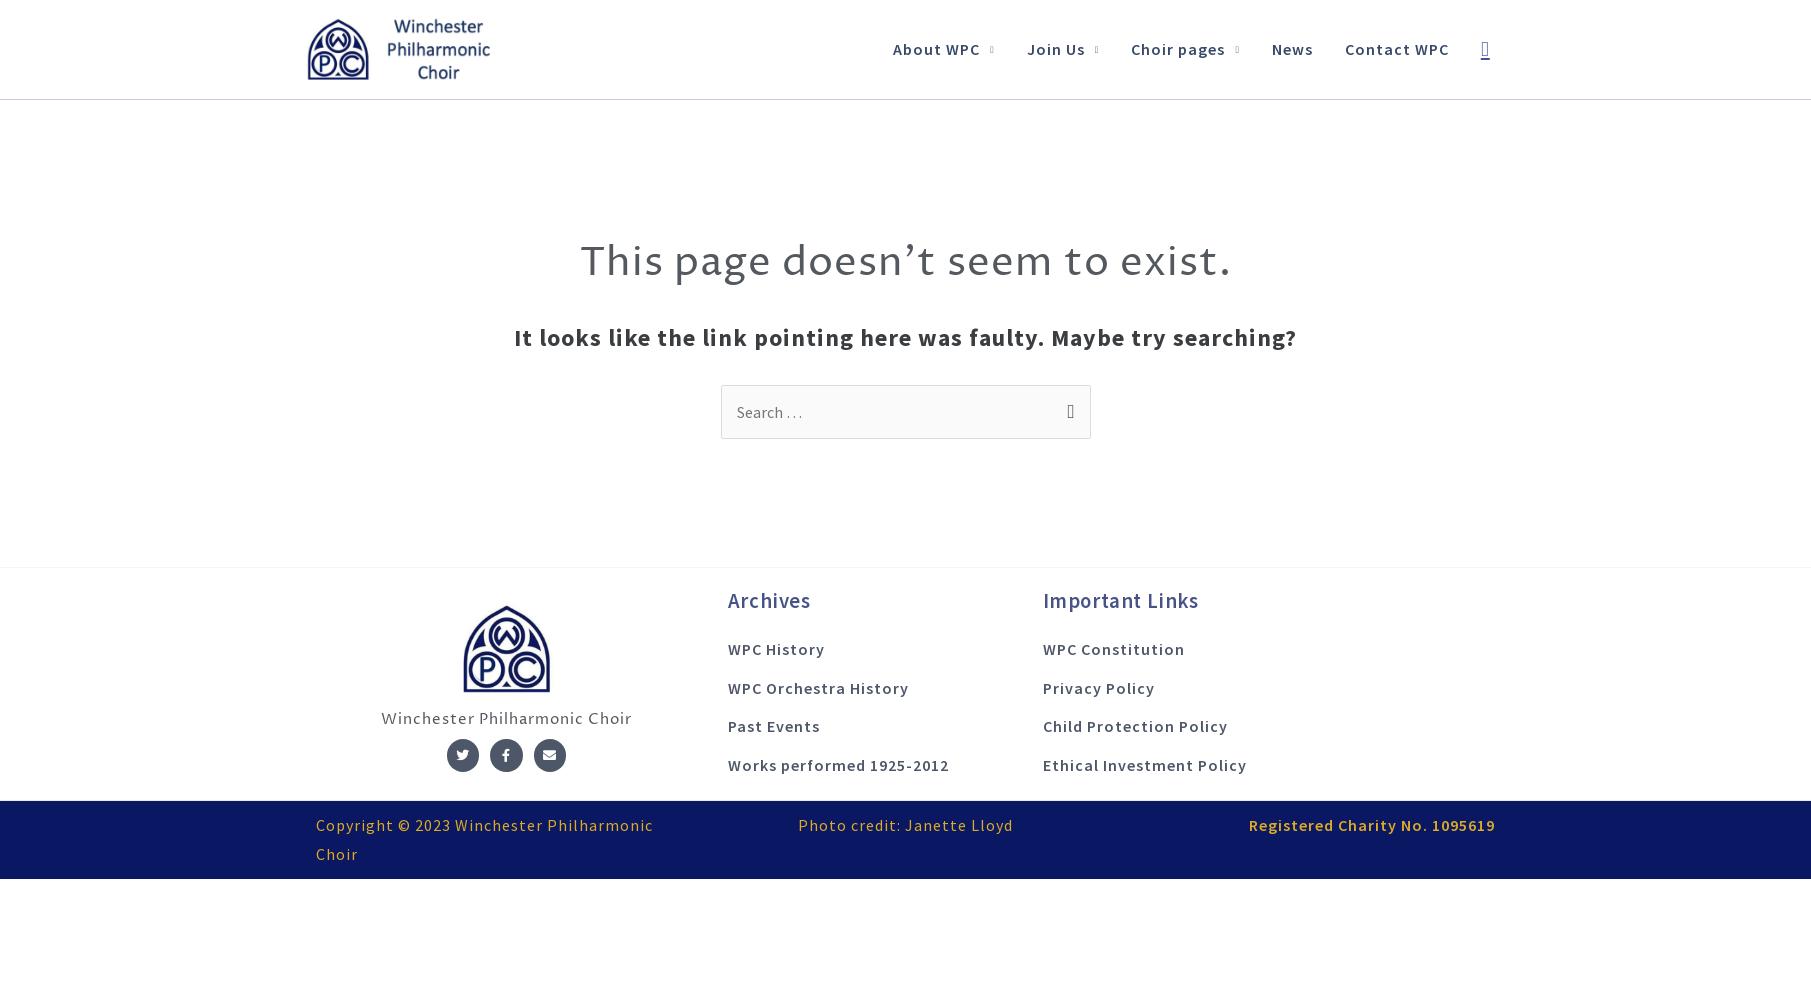 The height and width of the screenshot is (1000, 1811). What do you see at coordinates (1394, 49) in the screenshot?
I see `'Contact WPC'` at bounding box center [1394, 49].